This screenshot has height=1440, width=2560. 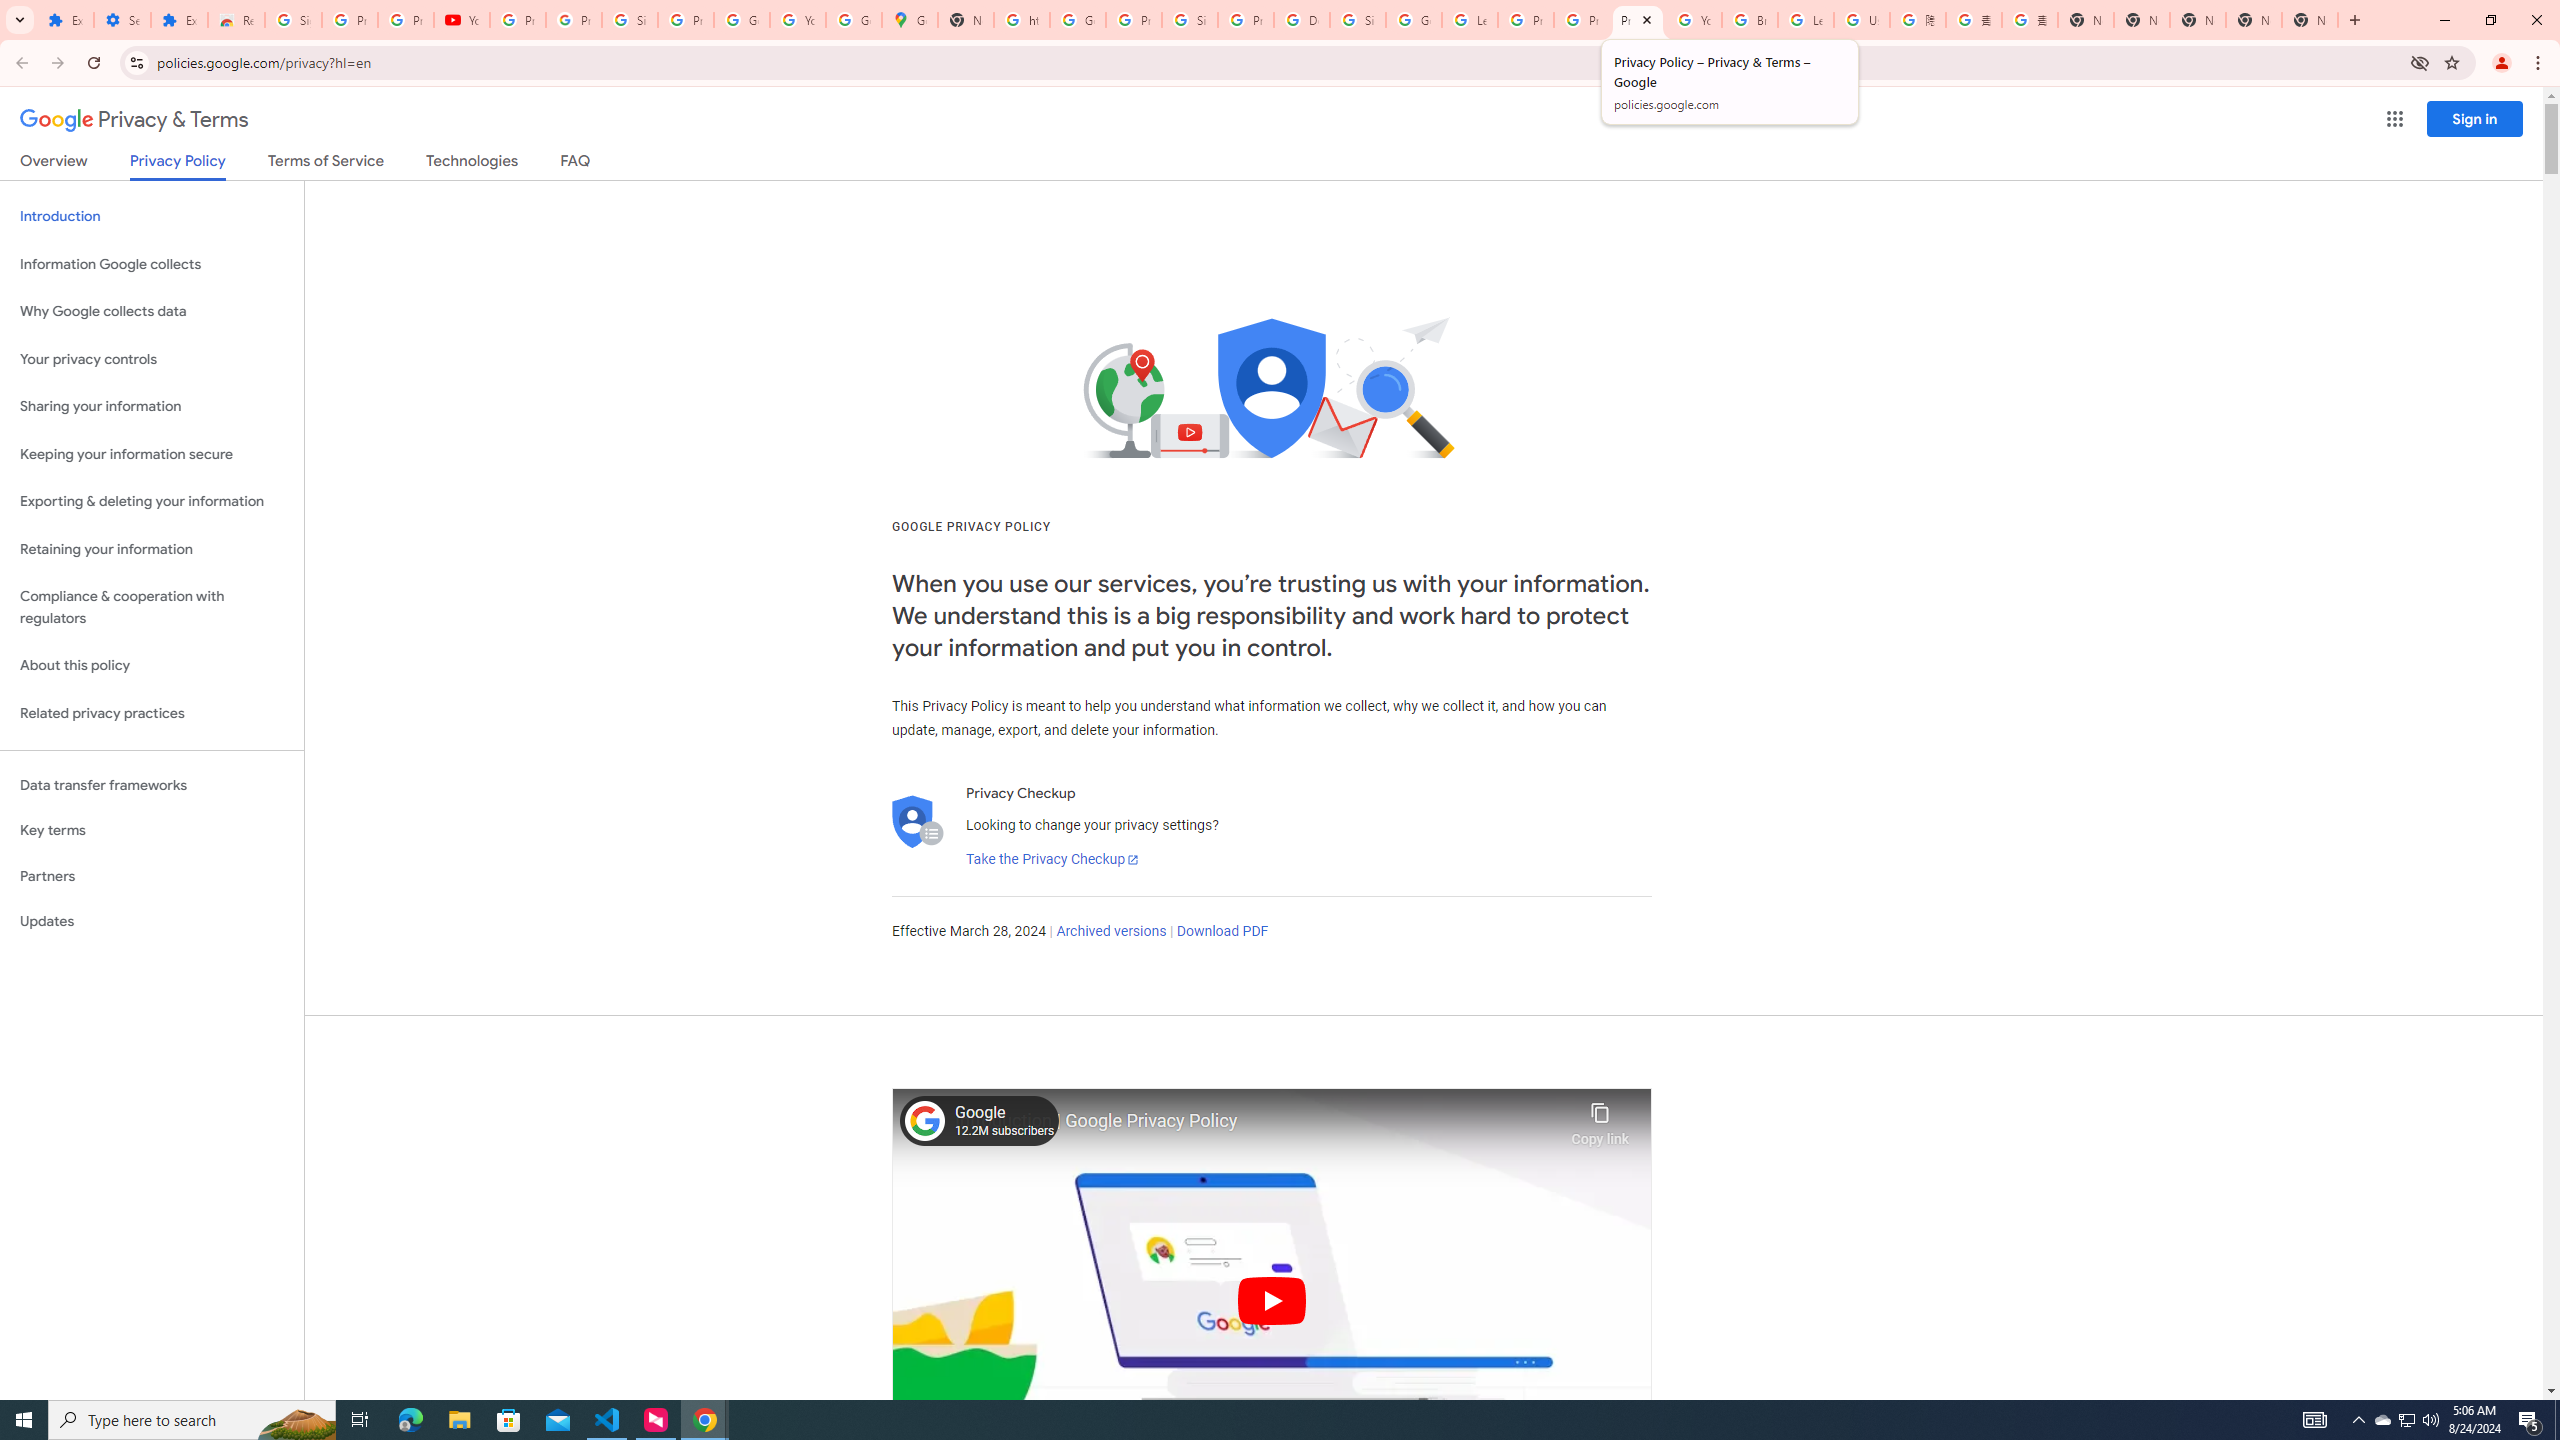 What do you see at coordinates (151, 920) in the screenshot?
I see `'Updates'` at bounding box center [151, 920].